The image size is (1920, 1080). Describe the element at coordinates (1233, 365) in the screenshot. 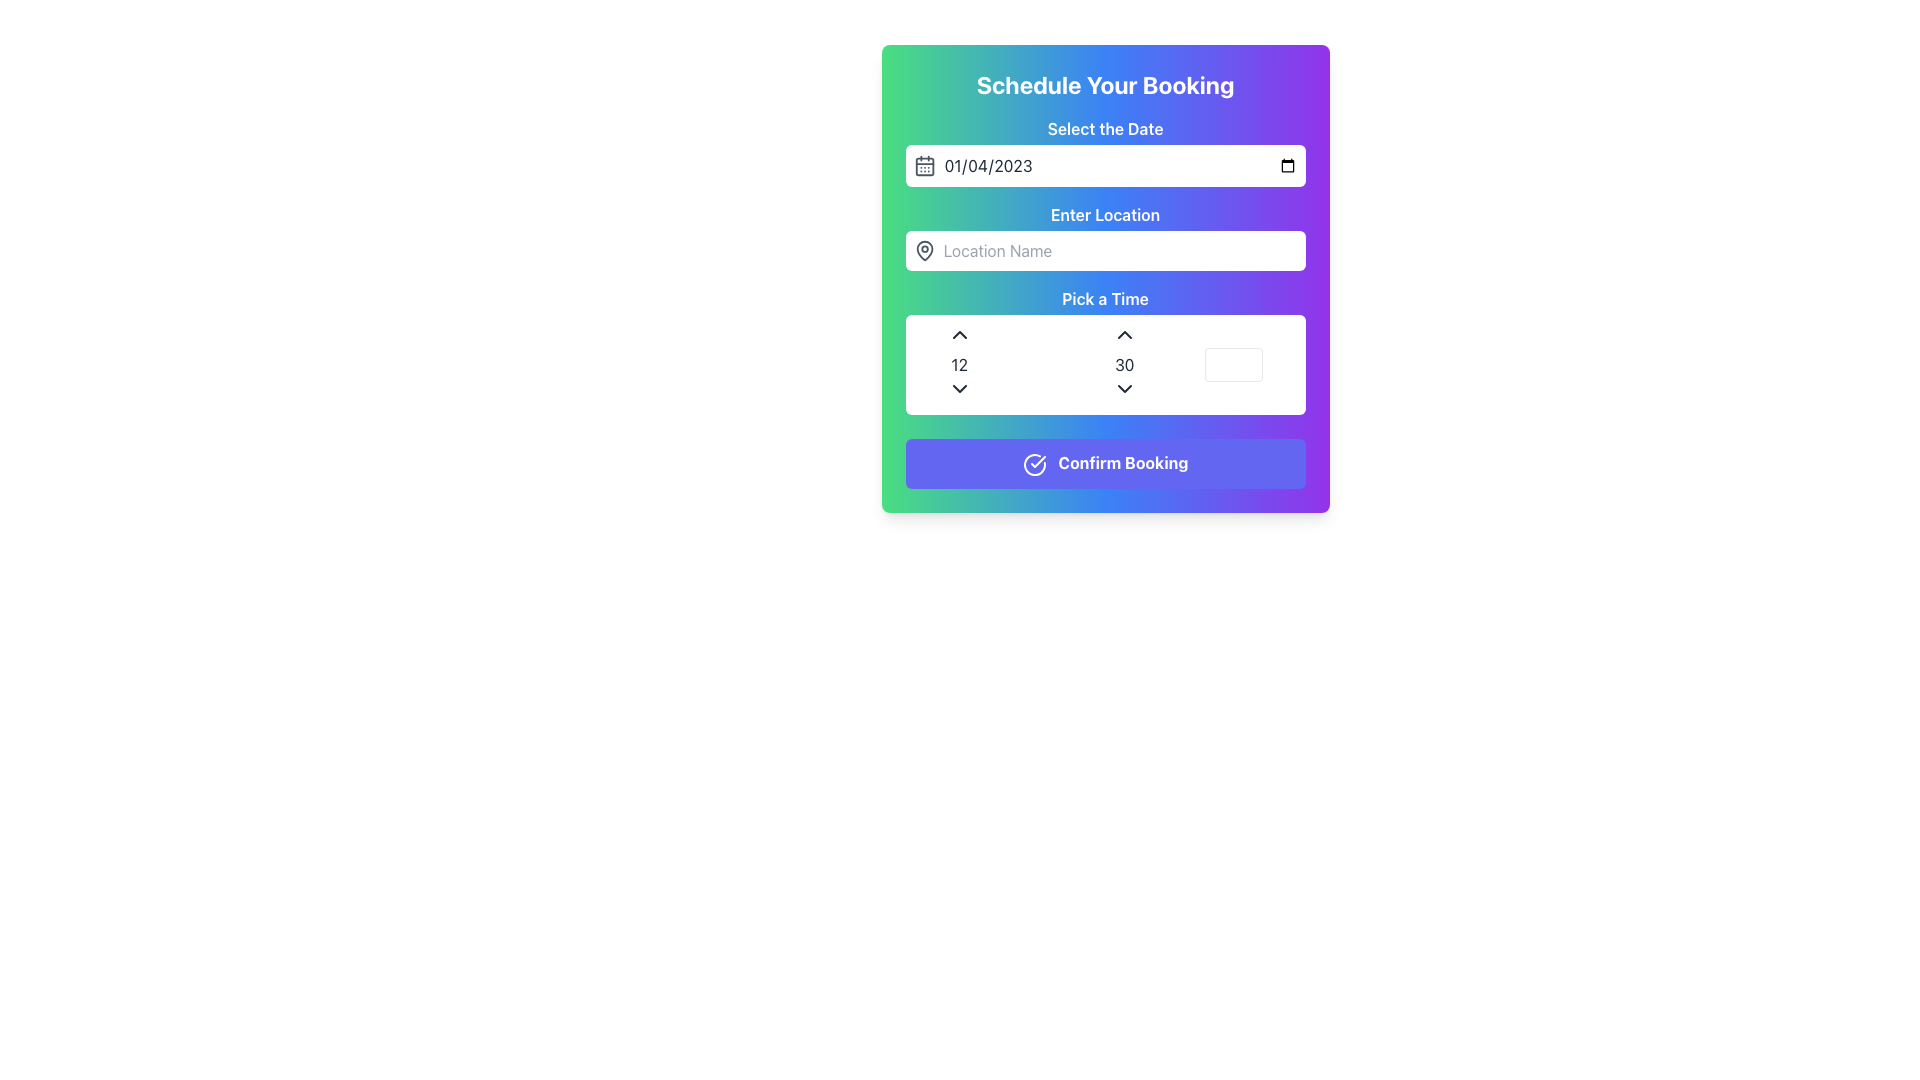

I see `the Toggle button for AM/PM selection located in the 'Pick a Time' section, positioned to the right of the minute selection element ('30')` at that location.